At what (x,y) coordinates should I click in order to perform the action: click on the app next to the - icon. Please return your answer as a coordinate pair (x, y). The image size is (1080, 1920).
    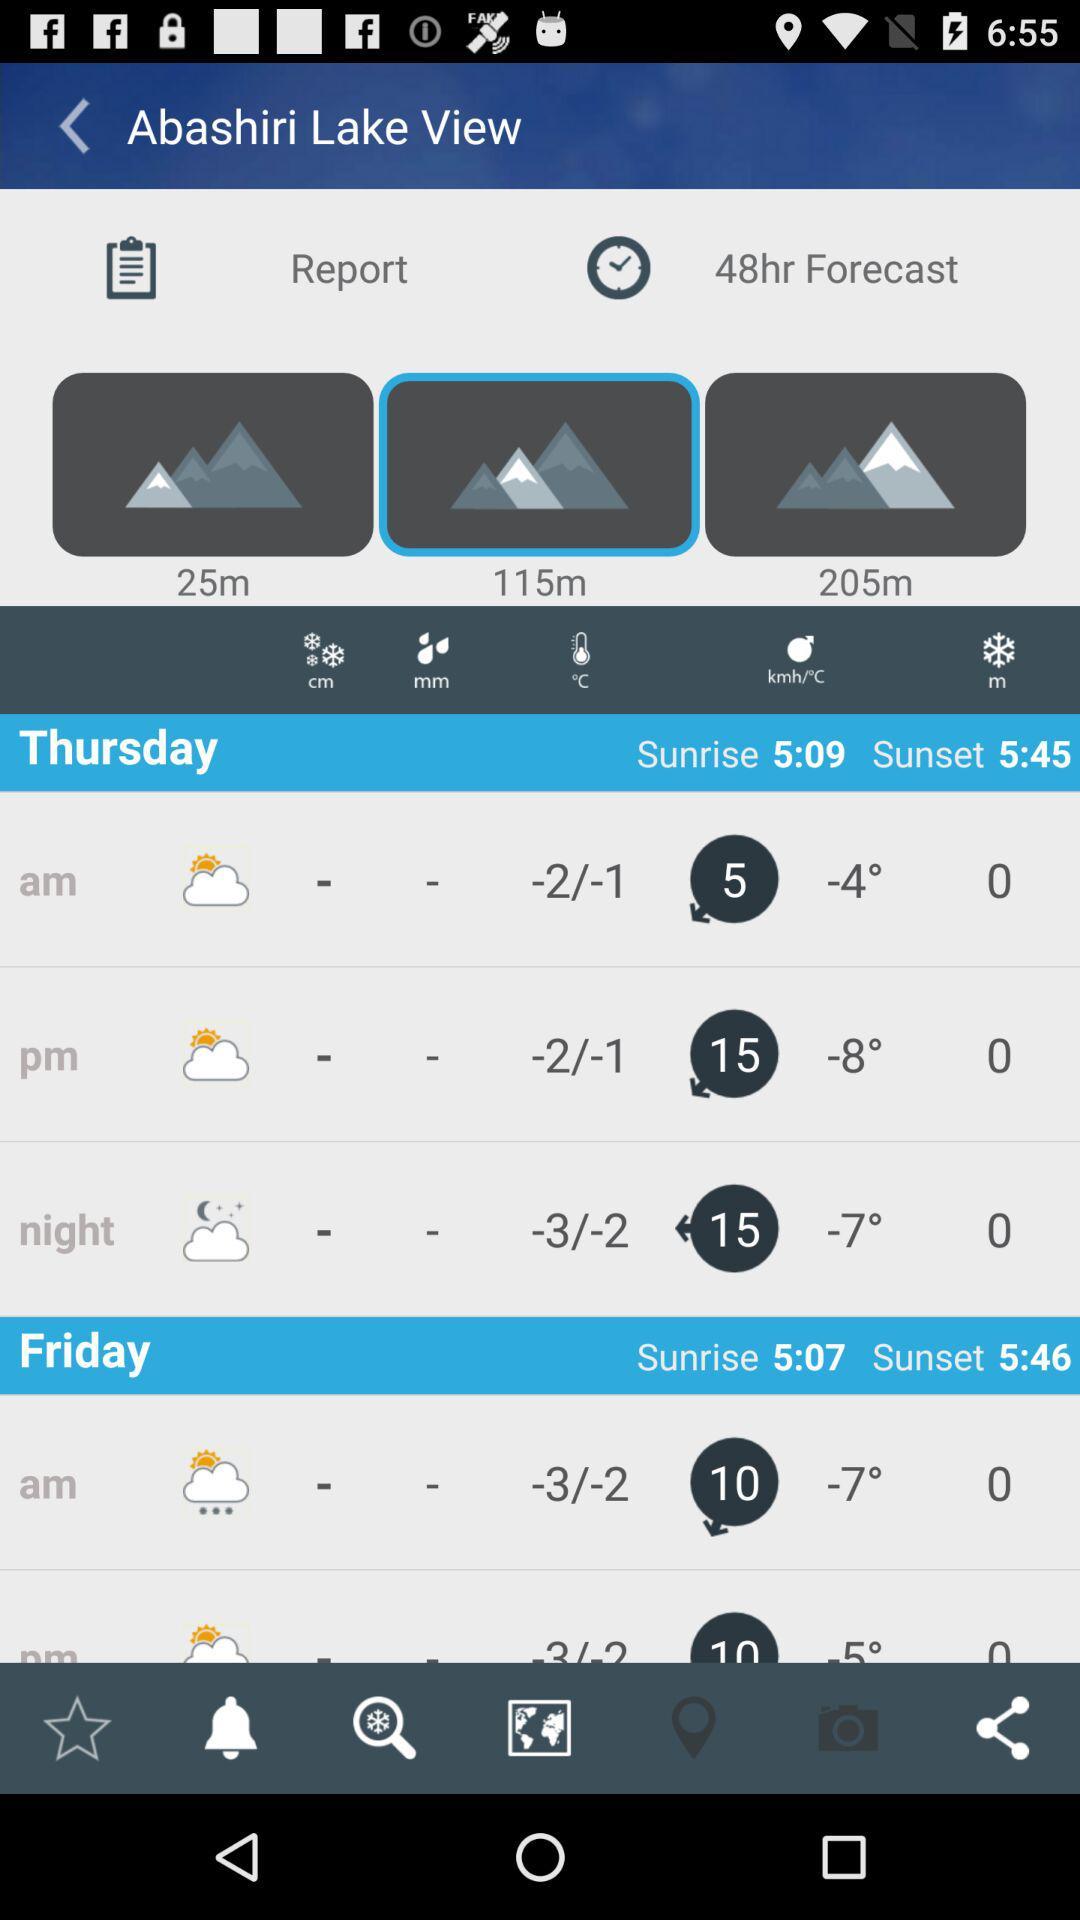
    Looking at the image, I should click on (431, 1053).